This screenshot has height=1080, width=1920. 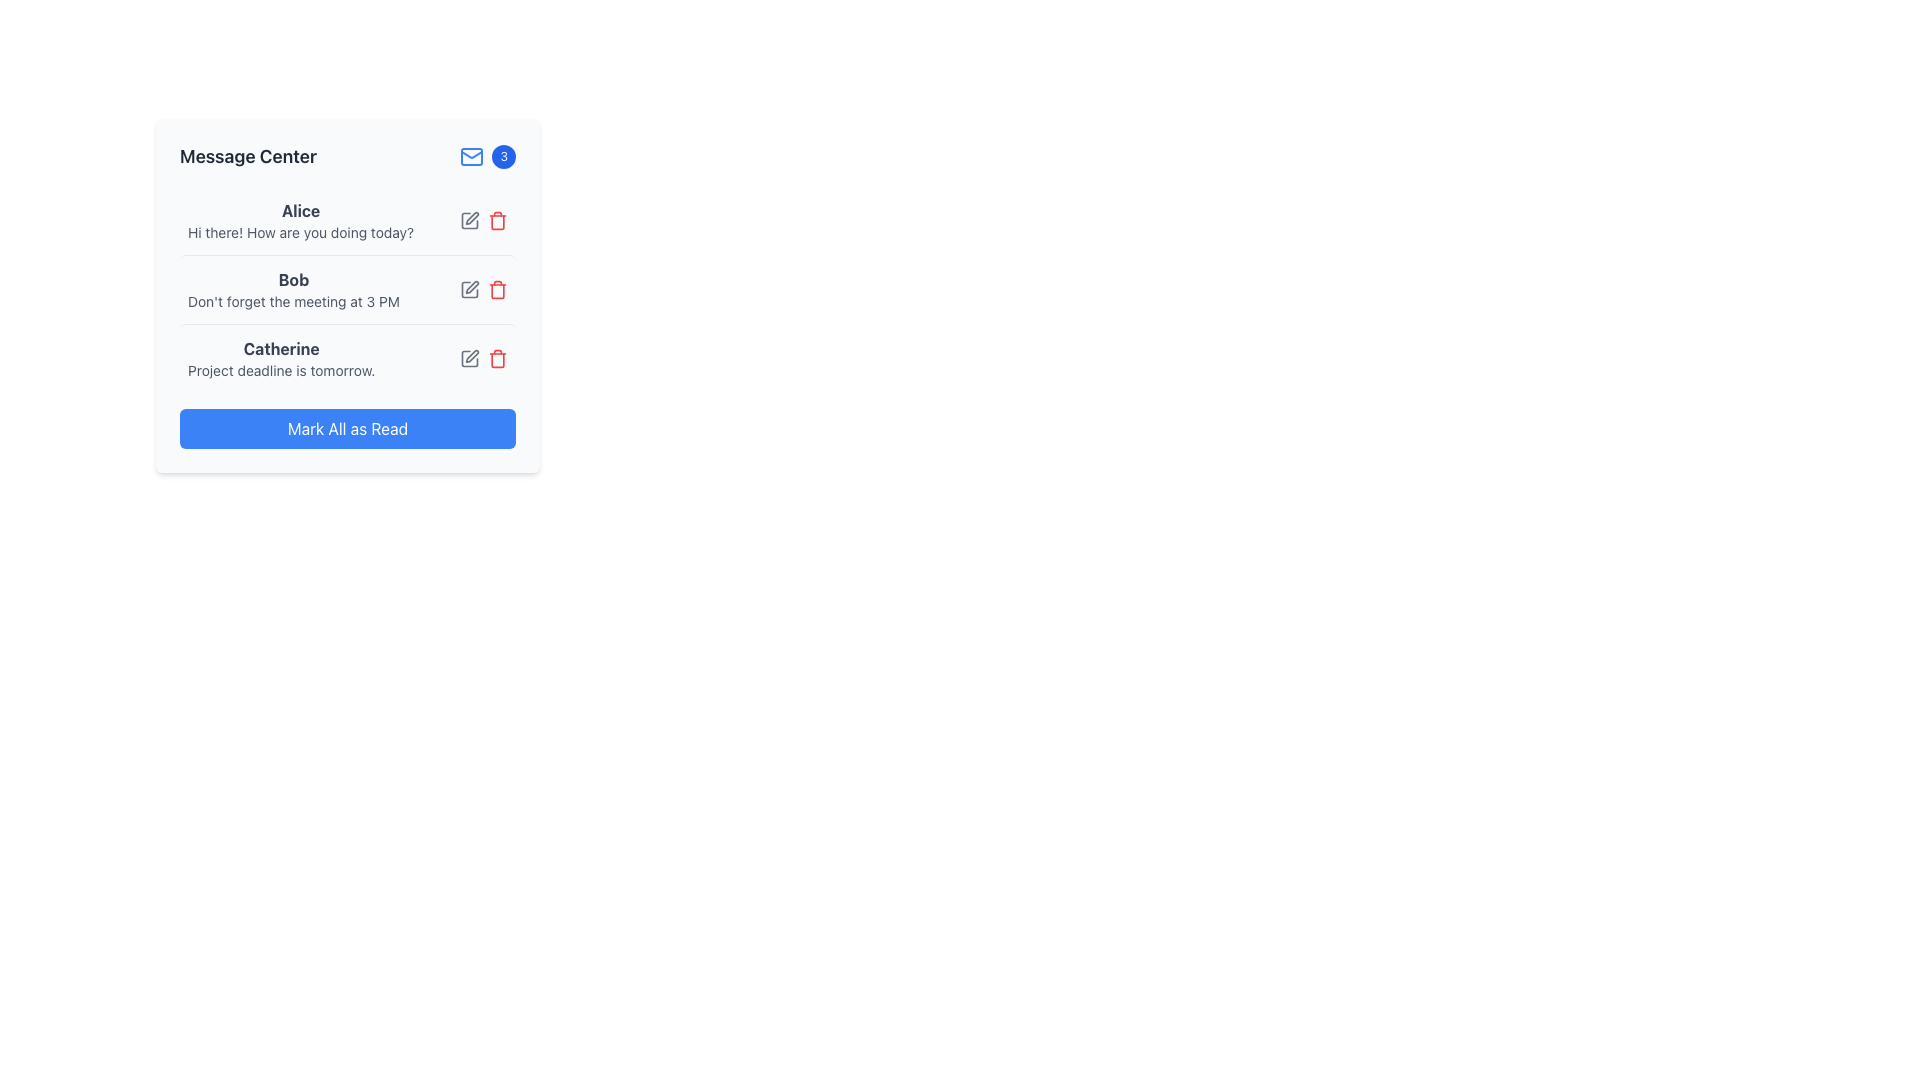 I want to click on the trash bin icon in the icon set located in the third column of the row containing the 'Alice' user message, so click(x=484, y=220).